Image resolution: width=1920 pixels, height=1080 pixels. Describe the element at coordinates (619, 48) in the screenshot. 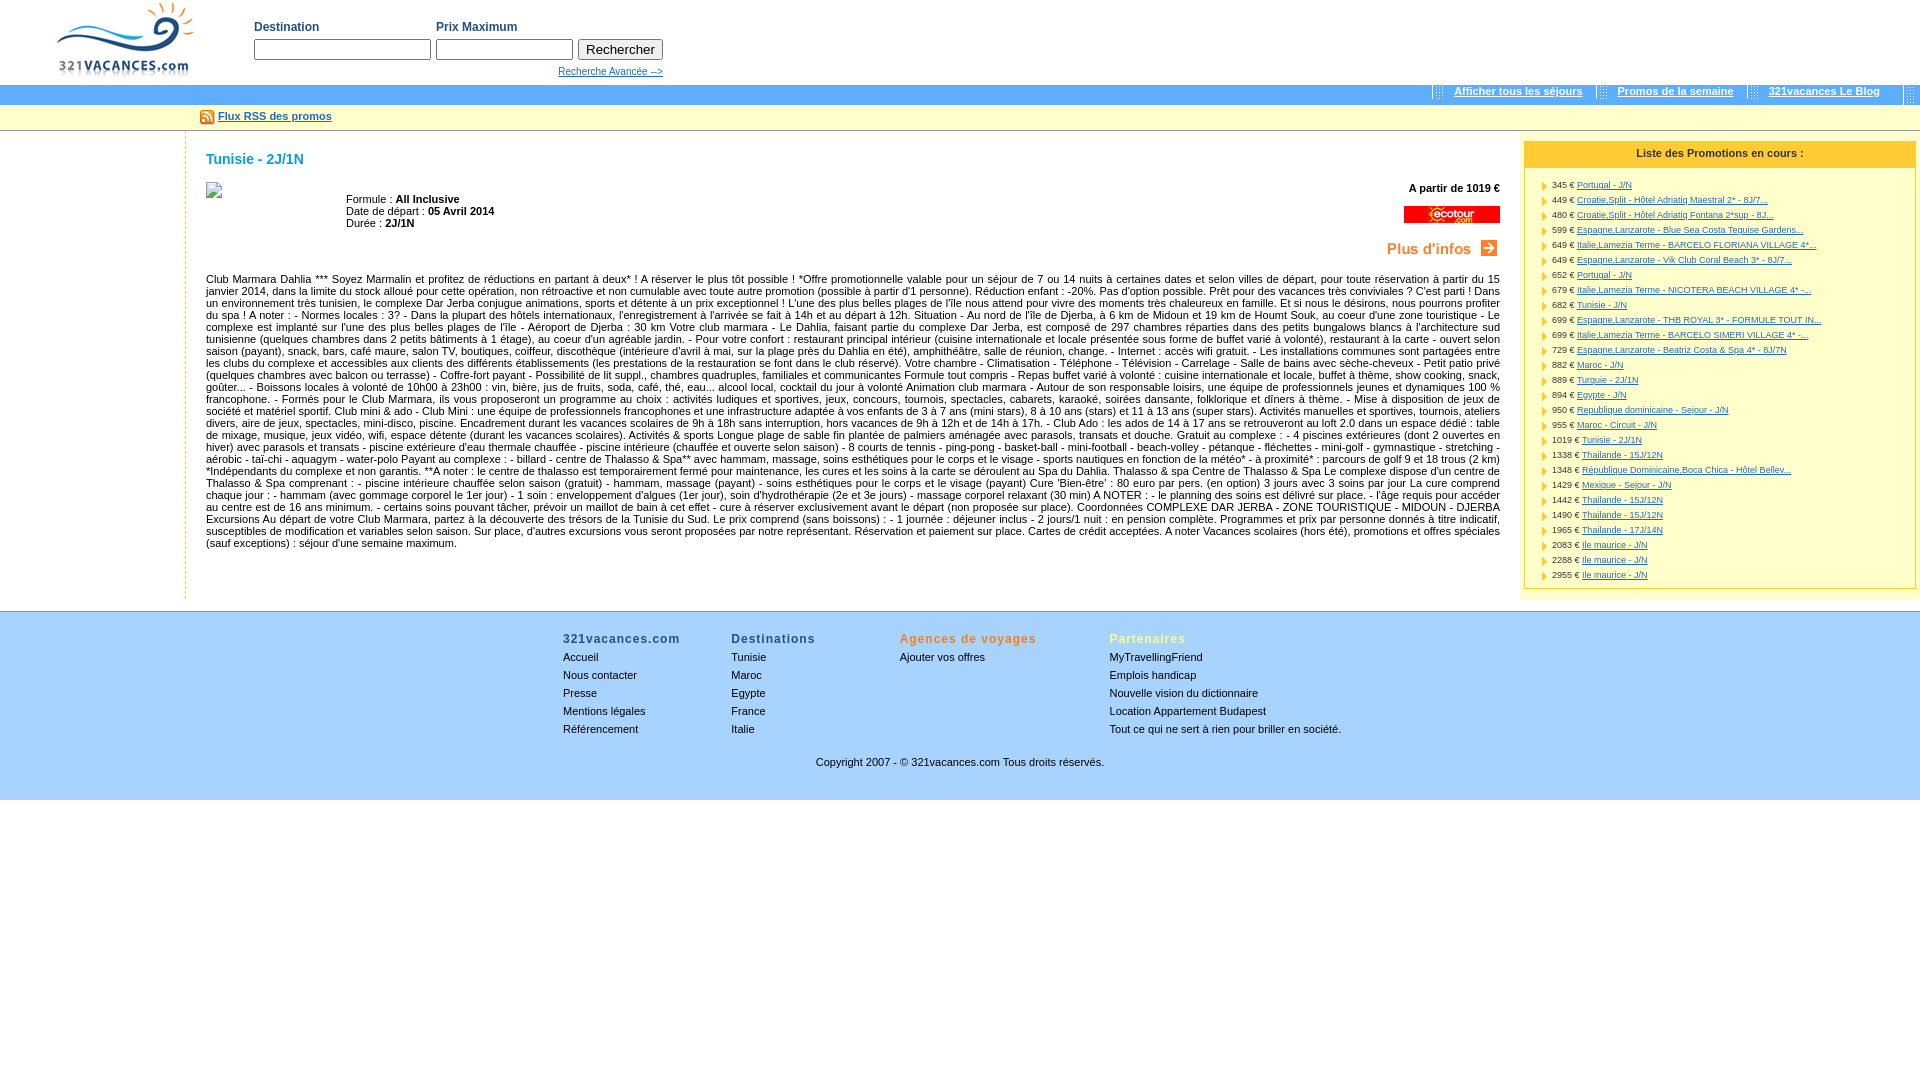

I see `'Rechercher'` at that location.